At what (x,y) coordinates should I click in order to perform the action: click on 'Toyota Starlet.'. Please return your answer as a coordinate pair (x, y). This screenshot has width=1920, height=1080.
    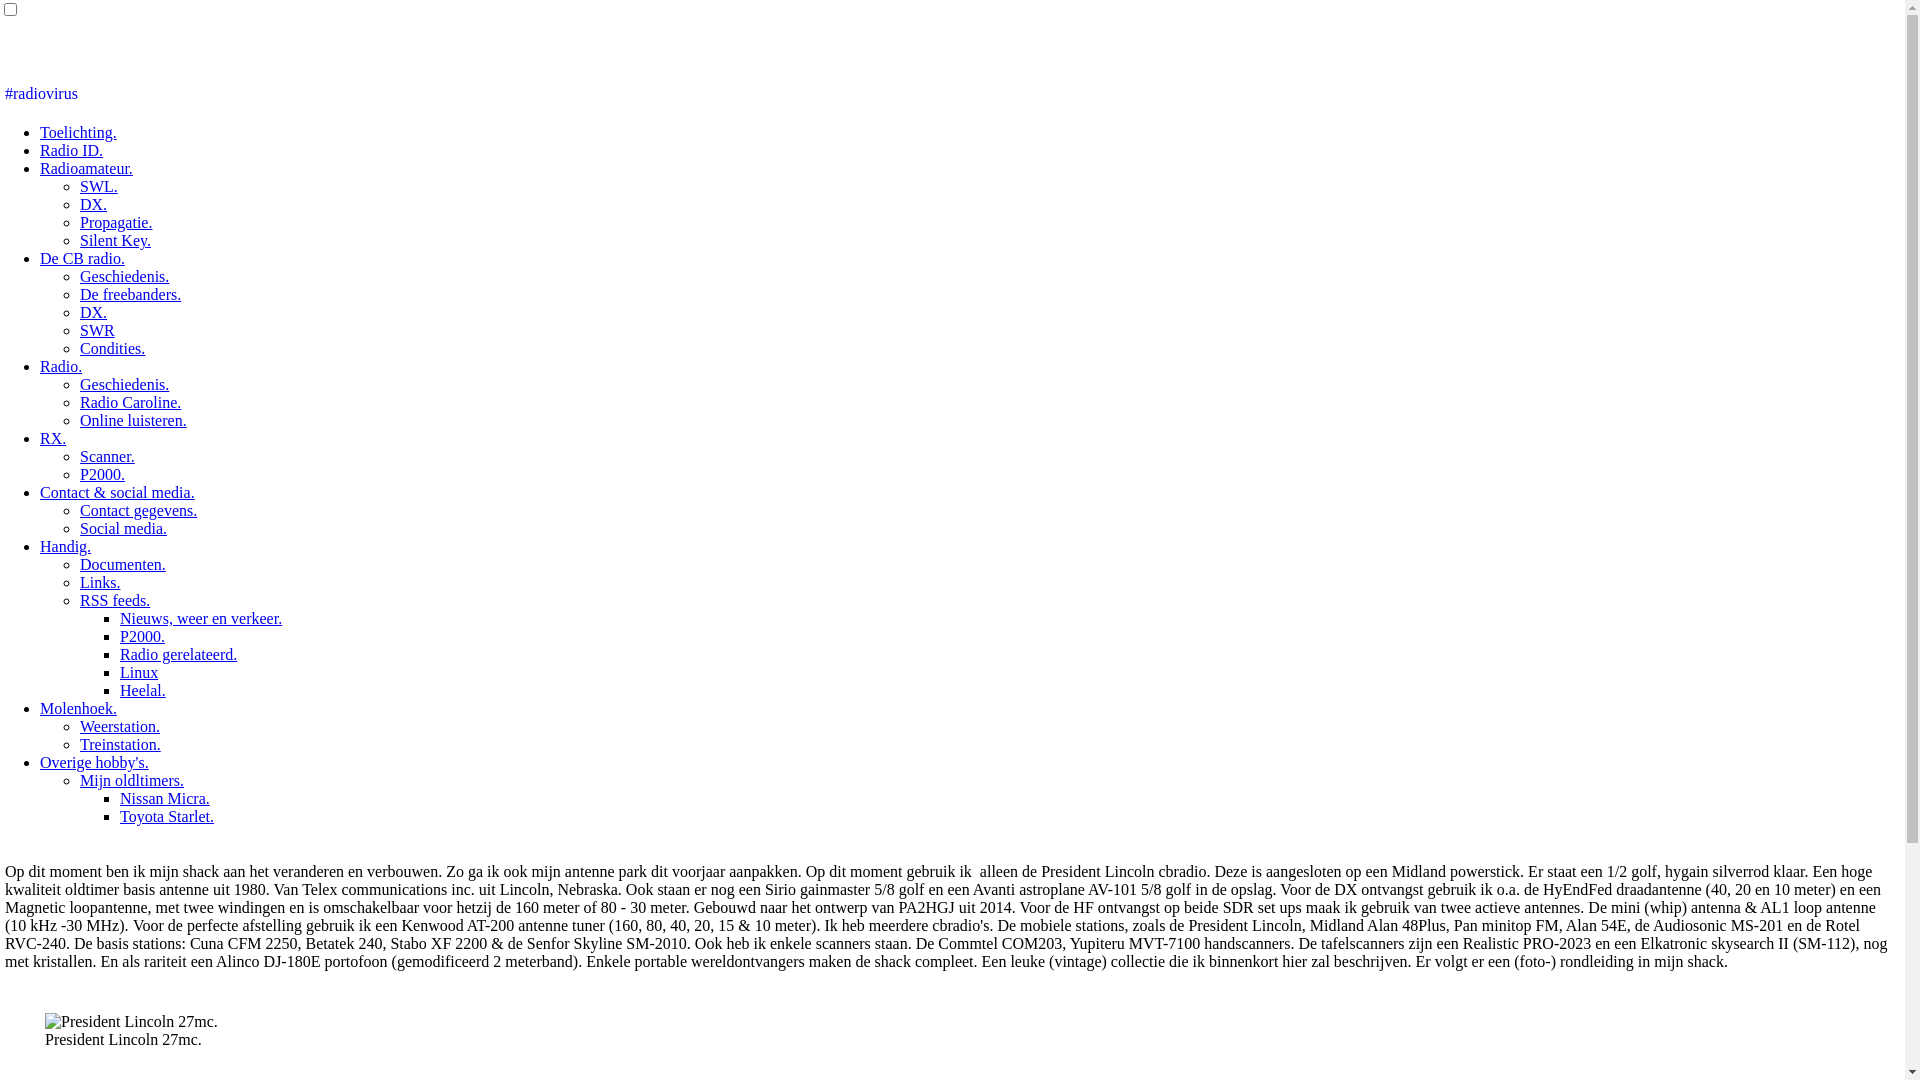
    Looking at the image, I should click on (119, 816).